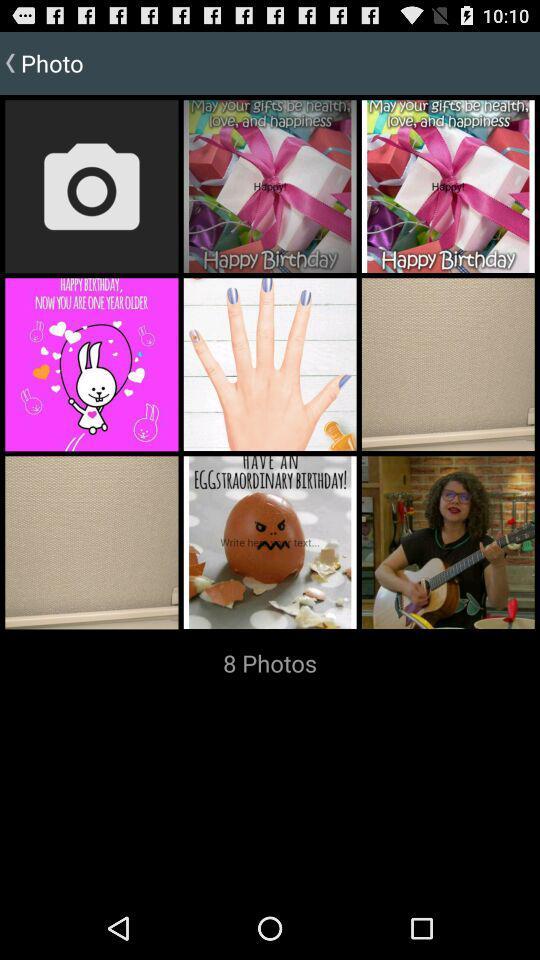 Image resolution: width=540 pixels, height=960 pixels. Describe the element at coordinates (270, 663) in the screenshot. I see `8 photos item` at that location.